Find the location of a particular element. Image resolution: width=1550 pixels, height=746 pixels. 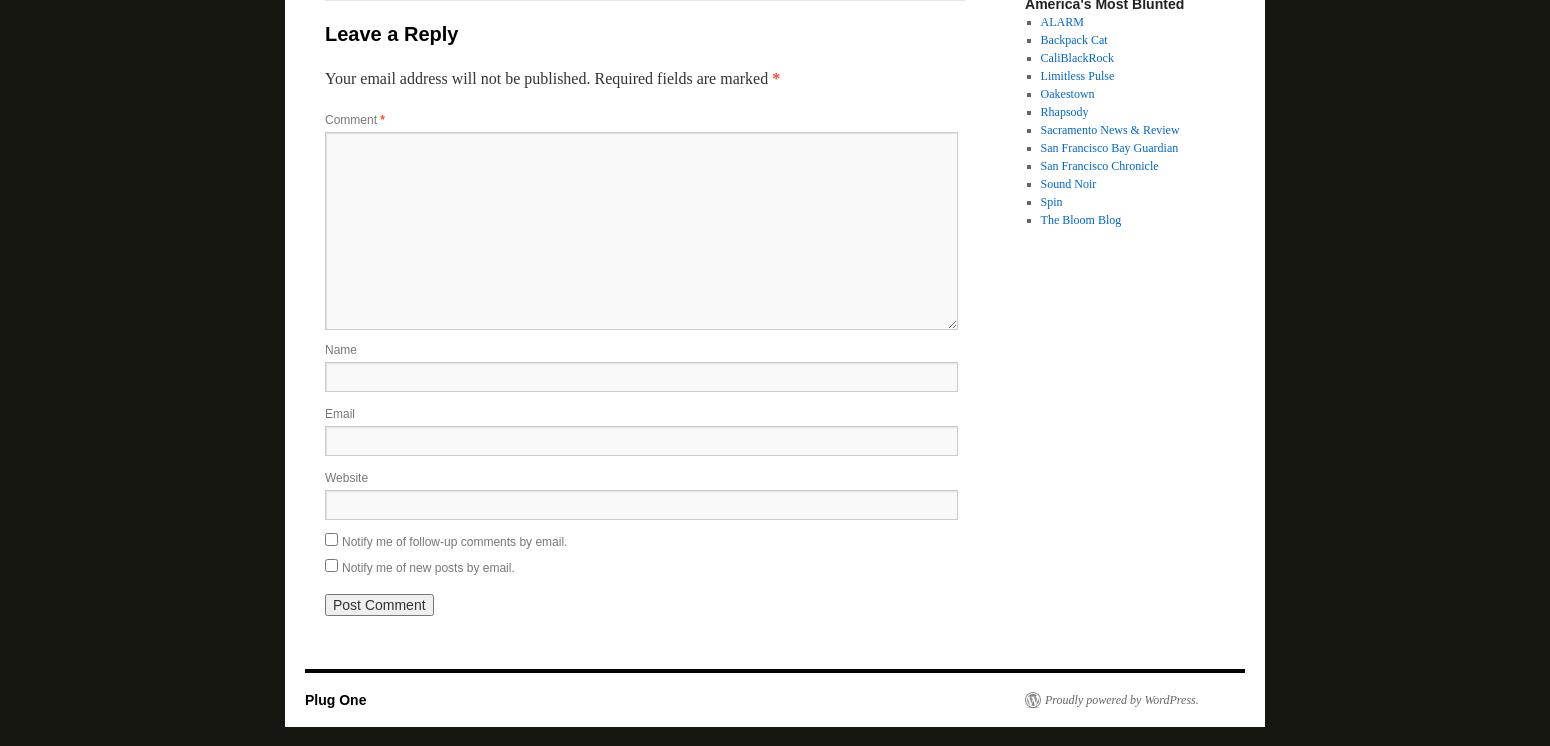

'Your email address will not be published.' is located at coordinates (457, 78).